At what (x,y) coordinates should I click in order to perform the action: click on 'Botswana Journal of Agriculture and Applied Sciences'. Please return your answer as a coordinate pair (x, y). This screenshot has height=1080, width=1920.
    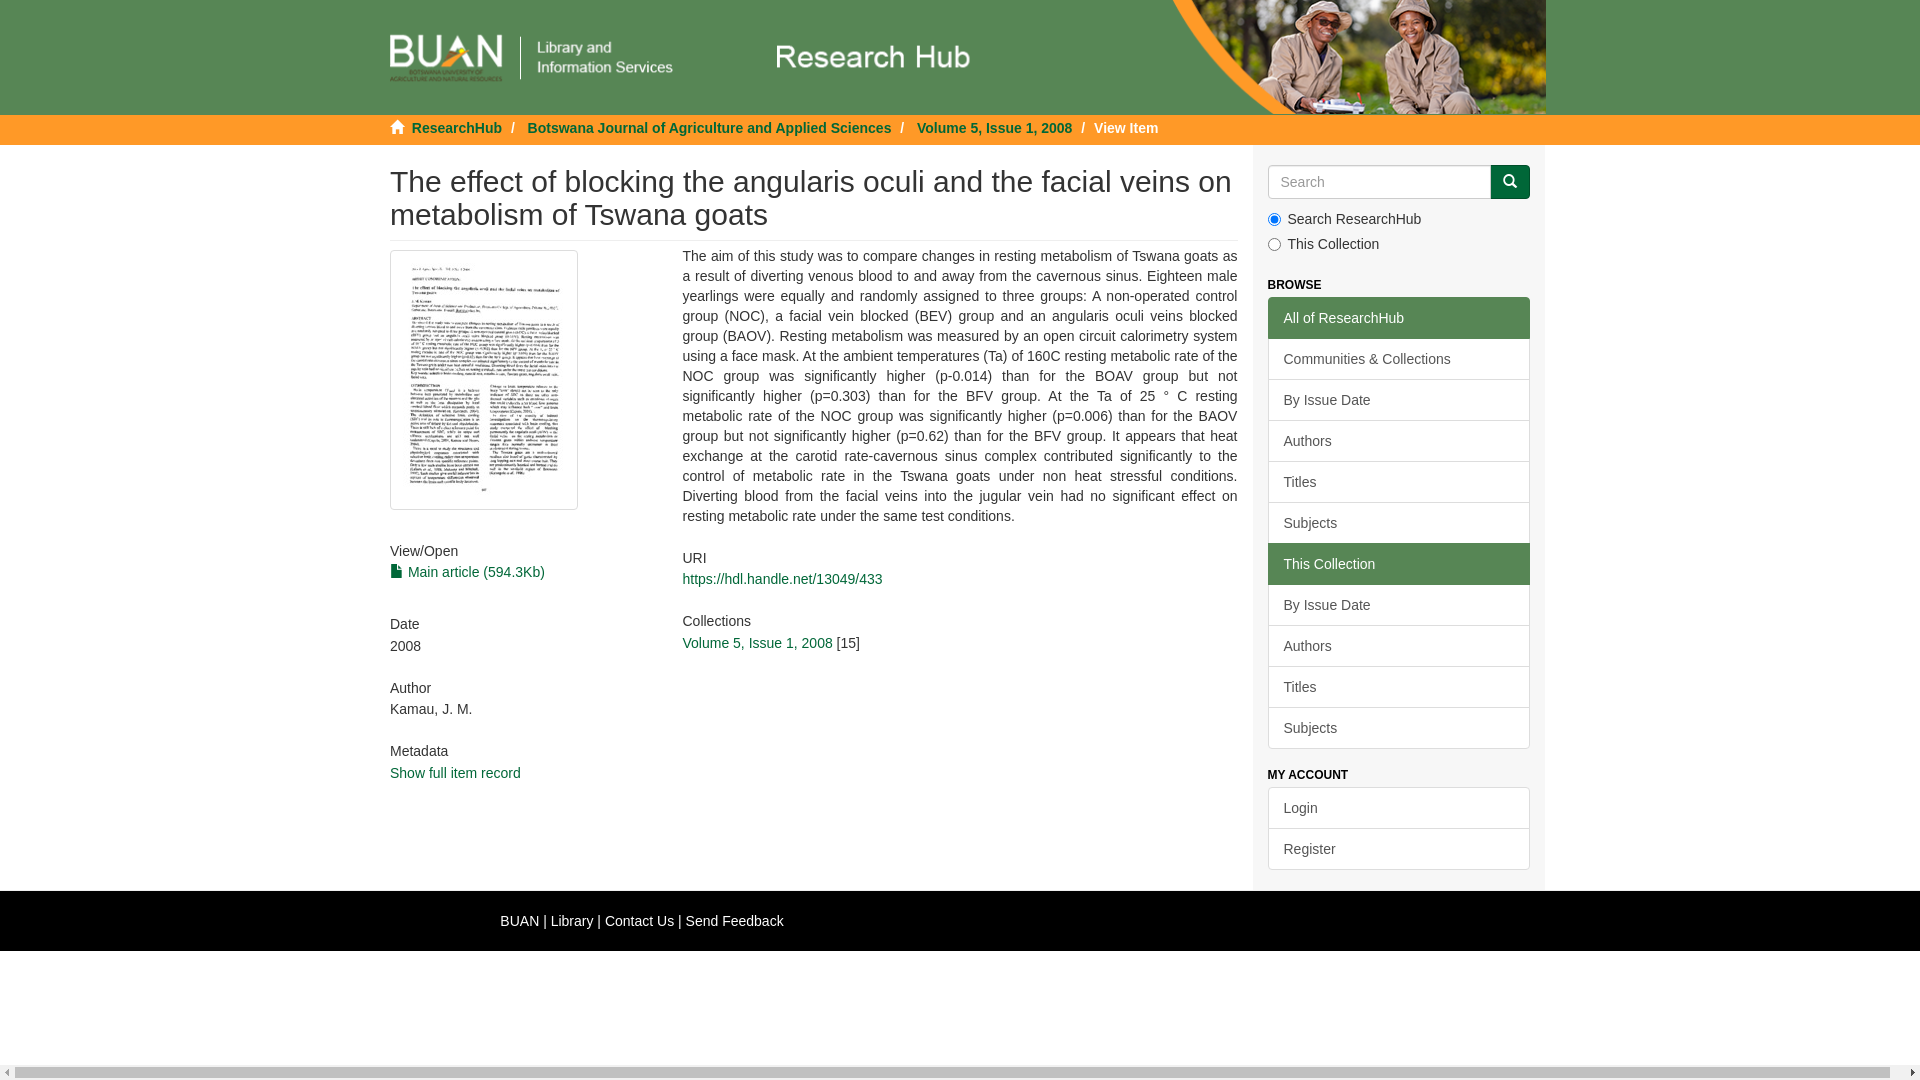
    Looking at the image, I should click on (710, 127).